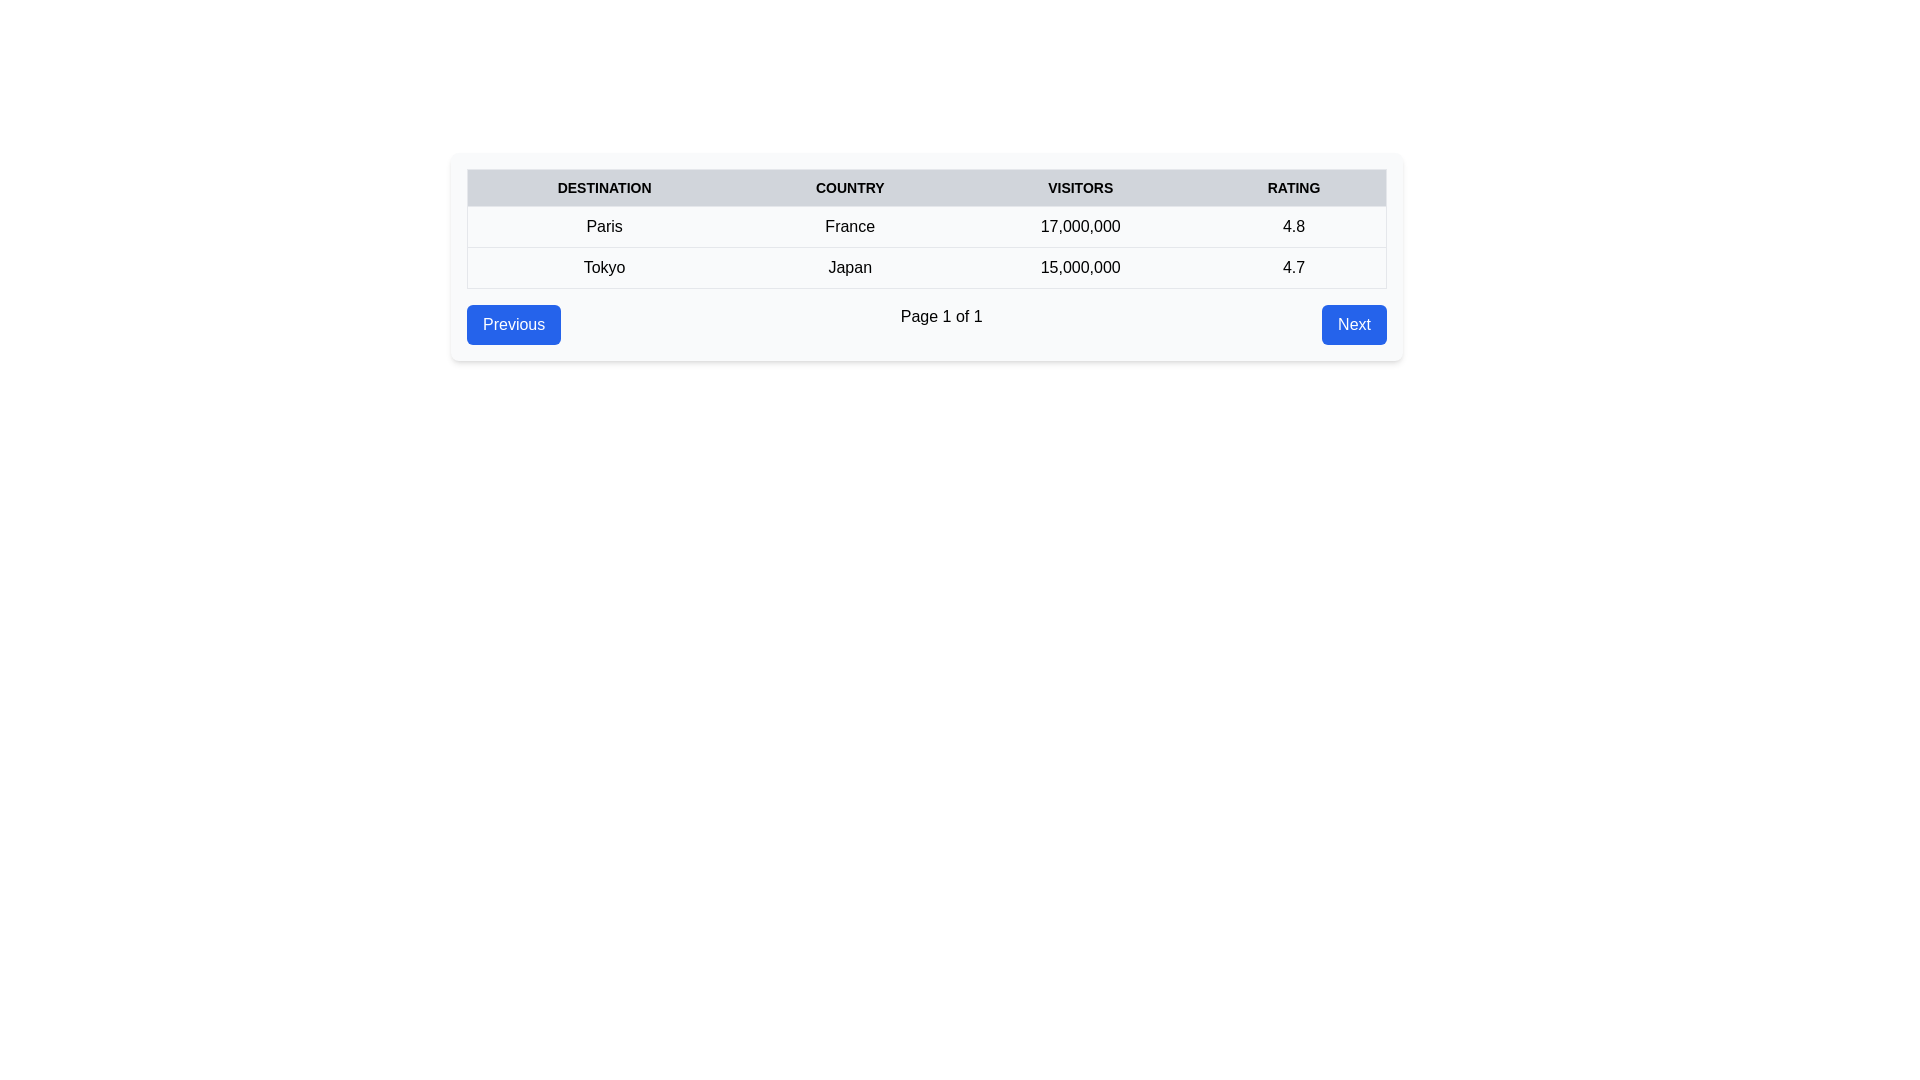 The height and width of the screenshot is (1080, 1920). I want to click on the text label displaying the value '4.7', located in the fourth cell of the second row under the 'RATING' header, so click(1294, 266).